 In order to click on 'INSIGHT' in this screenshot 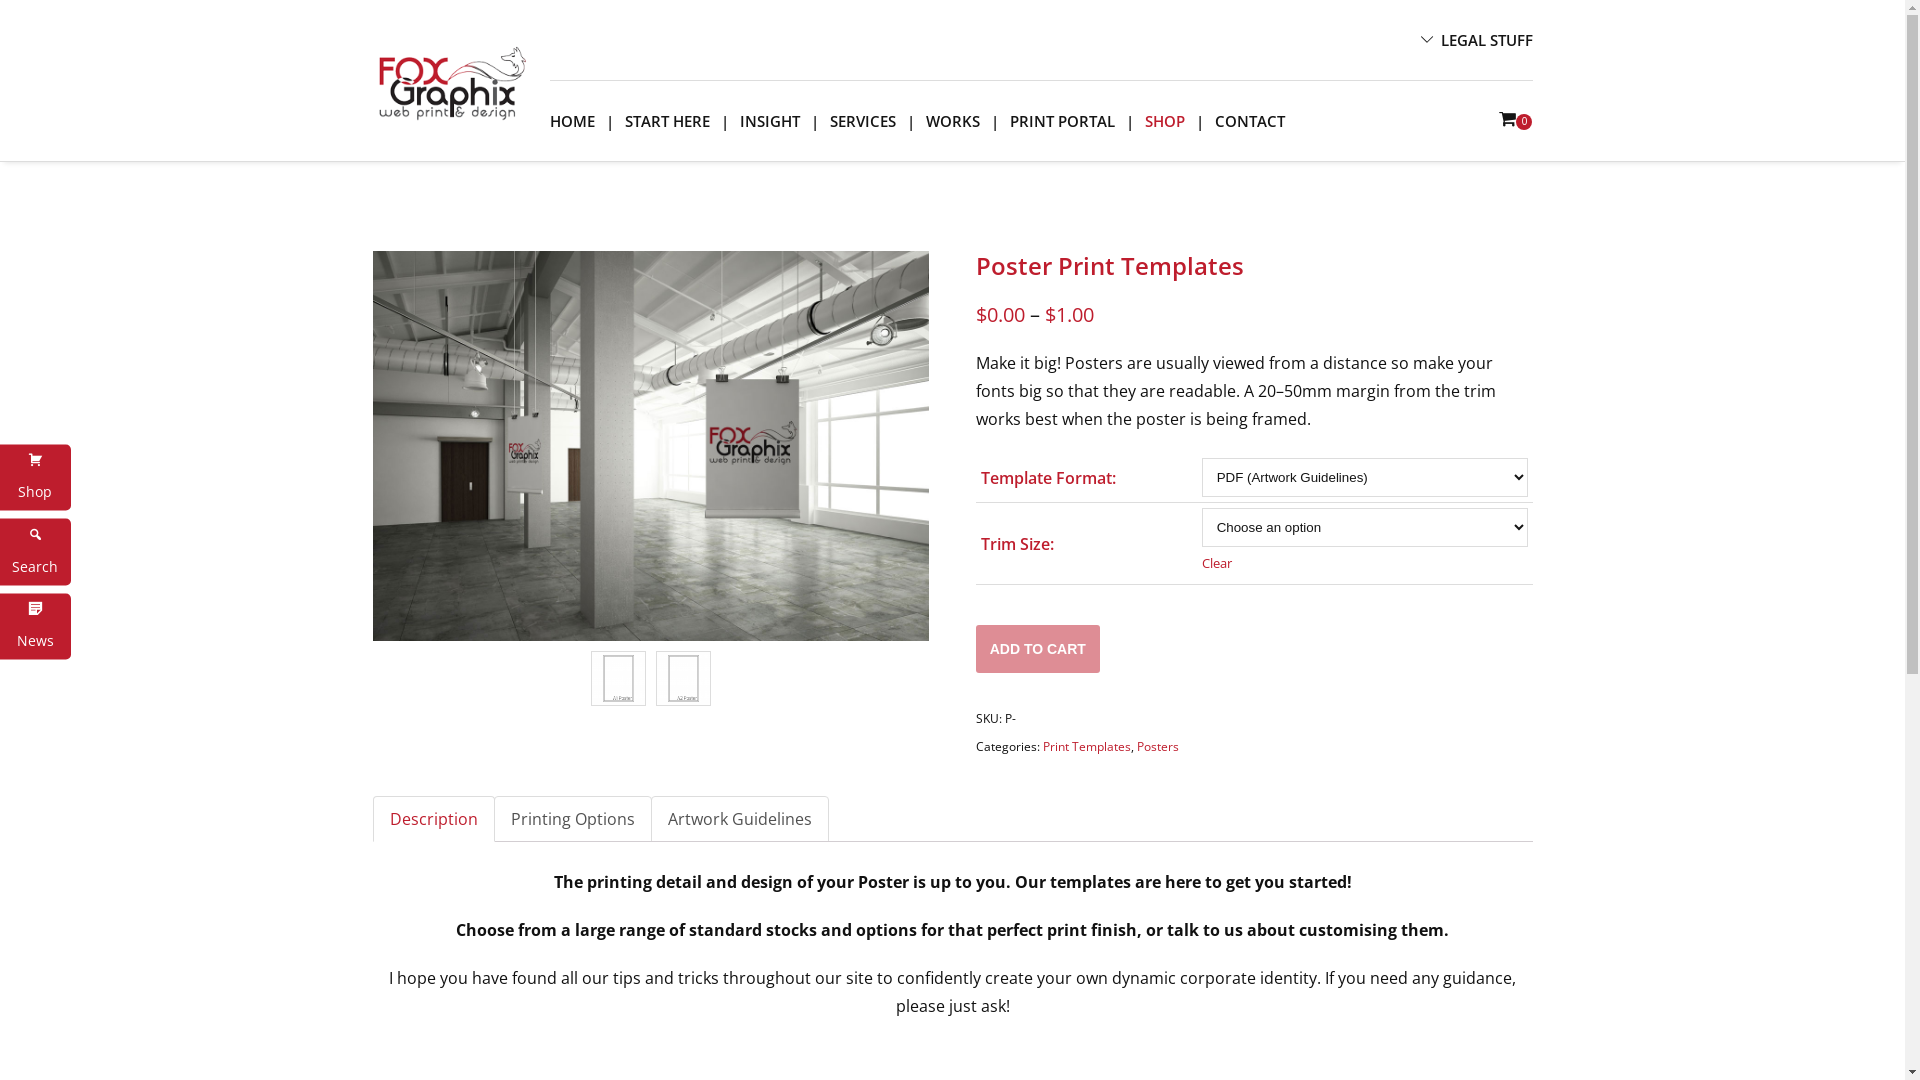, I will do `click(767, 120)`.